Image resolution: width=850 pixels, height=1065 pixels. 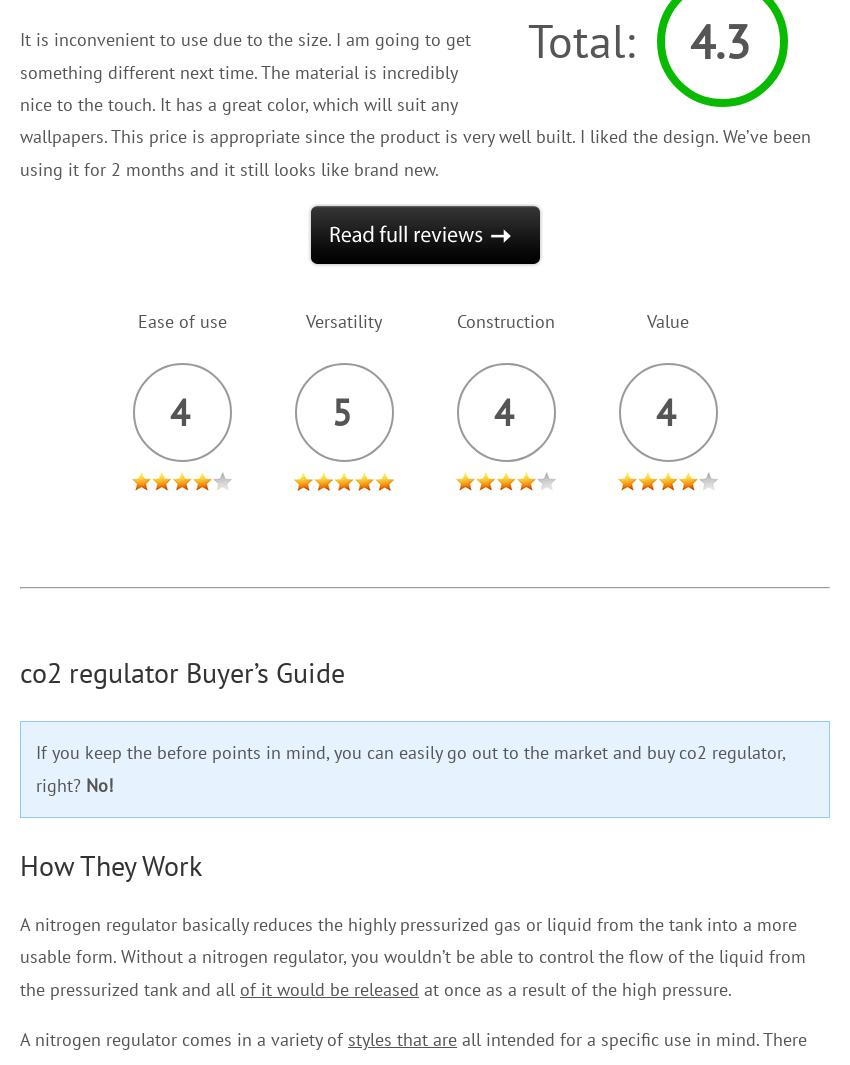 What do you see at coordinates (137, 319) in the screenshot?
I see `'Ease of use'` at bounding box center [137, 319].